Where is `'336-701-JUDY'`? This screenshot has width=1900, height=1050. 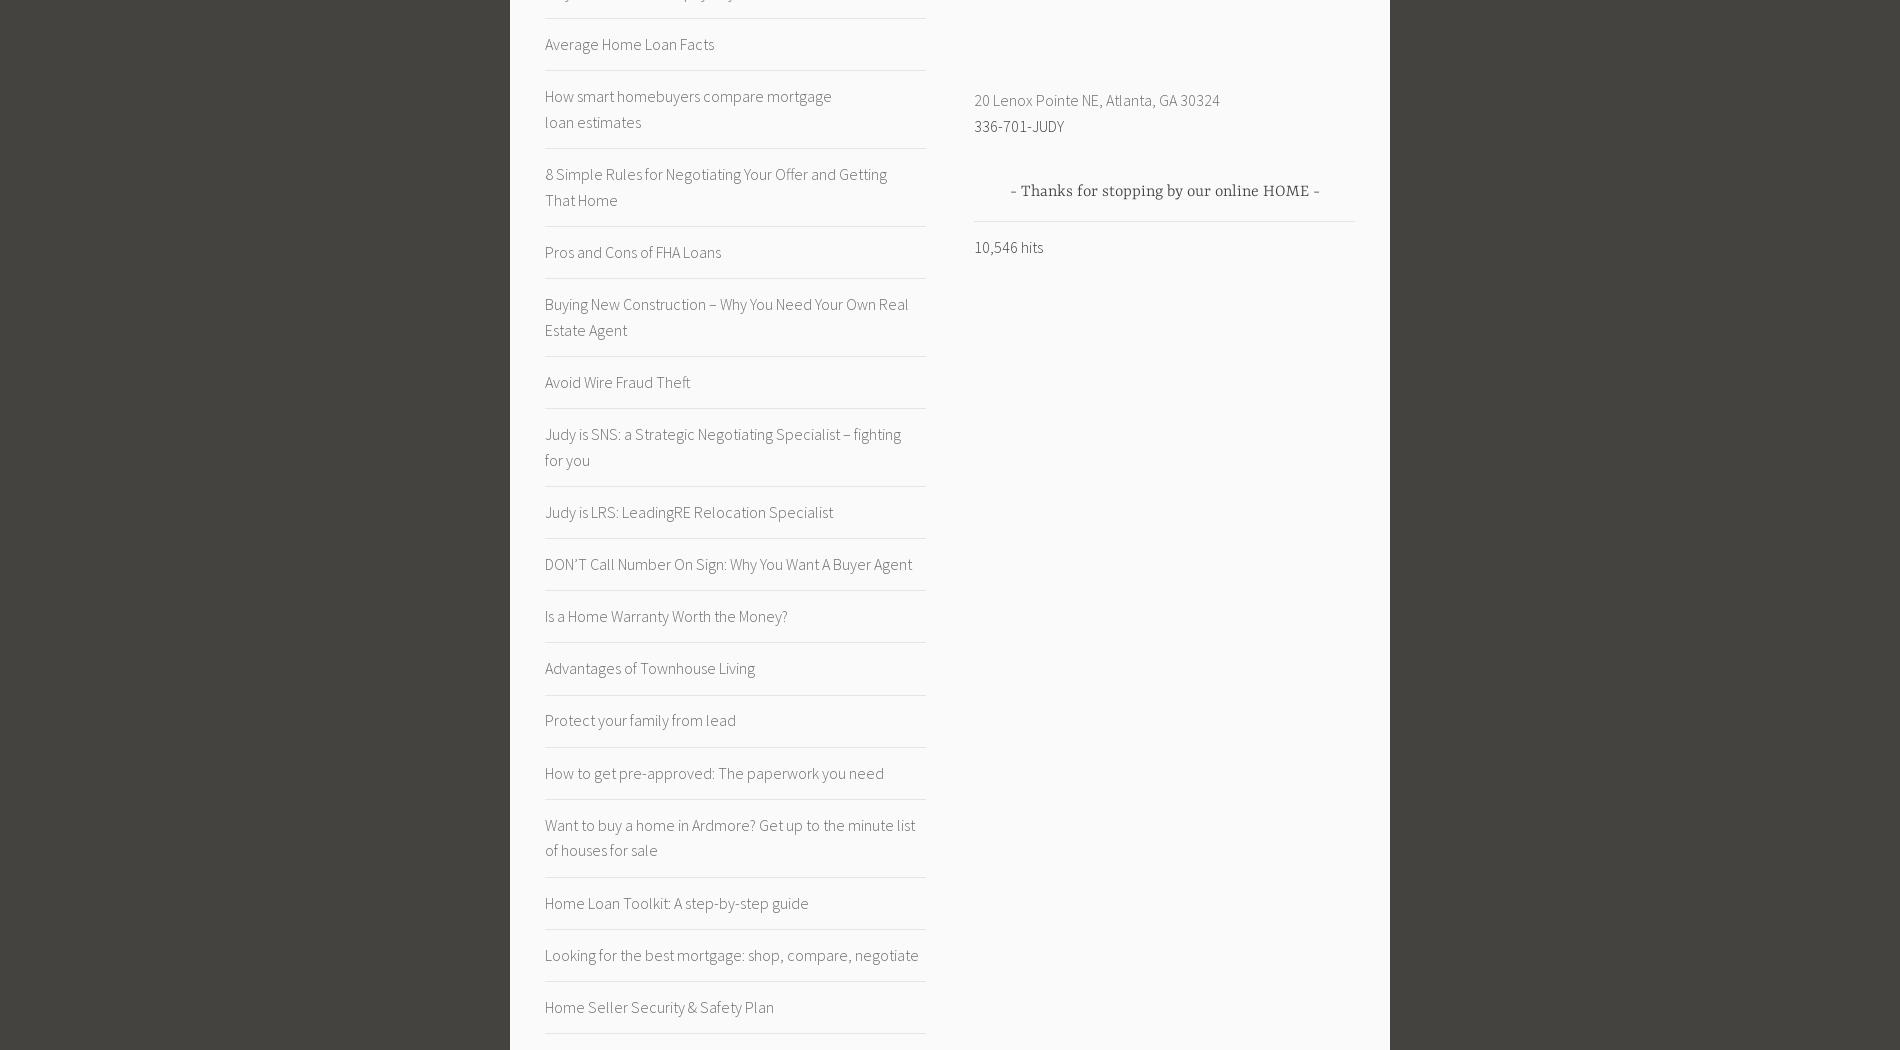
'336-701-JUDY' is located at coordinates (973, 123).